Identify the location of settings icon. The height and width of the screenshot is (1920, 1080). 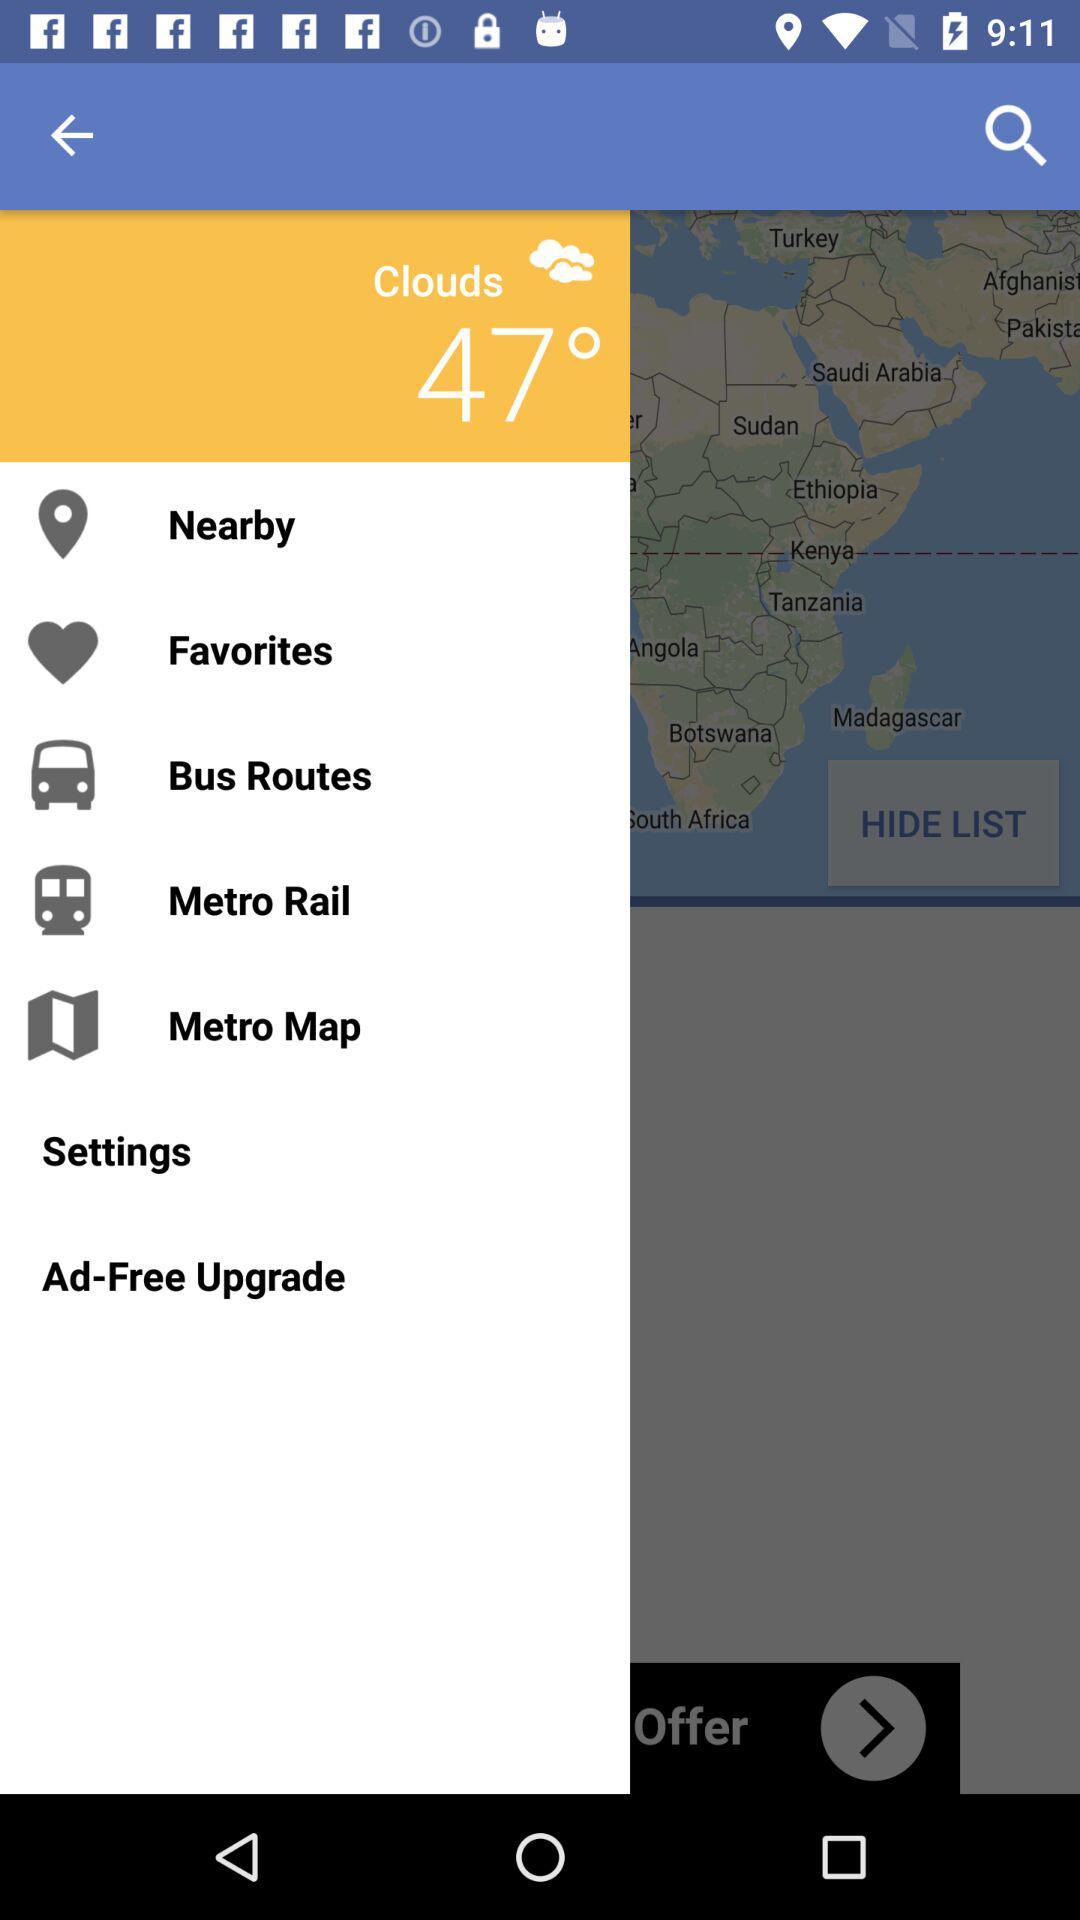
(315, 1150).